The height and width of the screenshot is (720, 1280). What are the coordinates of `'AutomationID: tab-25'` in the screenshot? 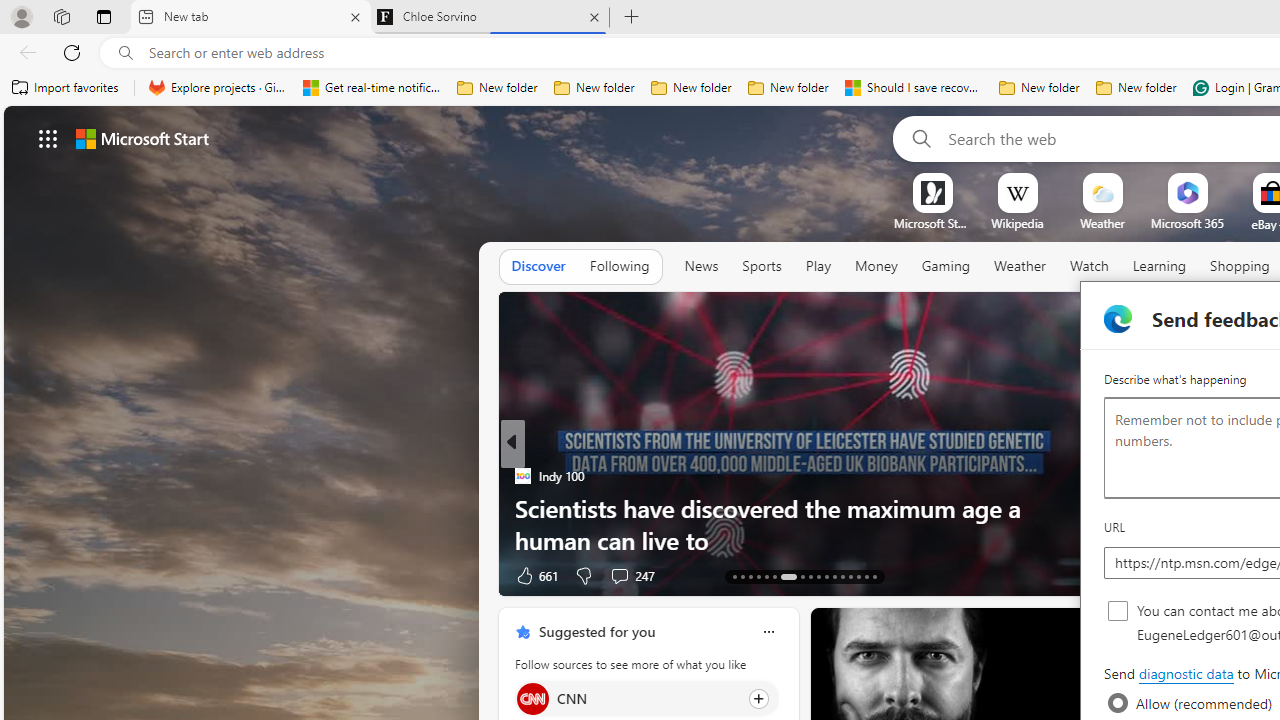 It's located at (842, 577).